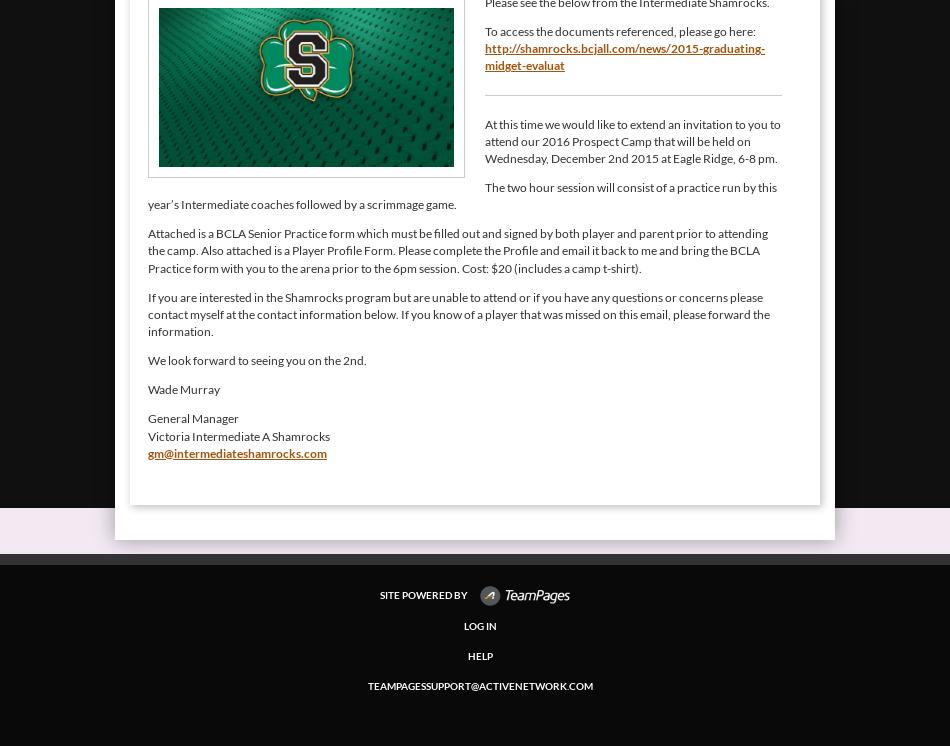  I want to click on 'teampagessupport@activenetwork.com', so click(479, 686).